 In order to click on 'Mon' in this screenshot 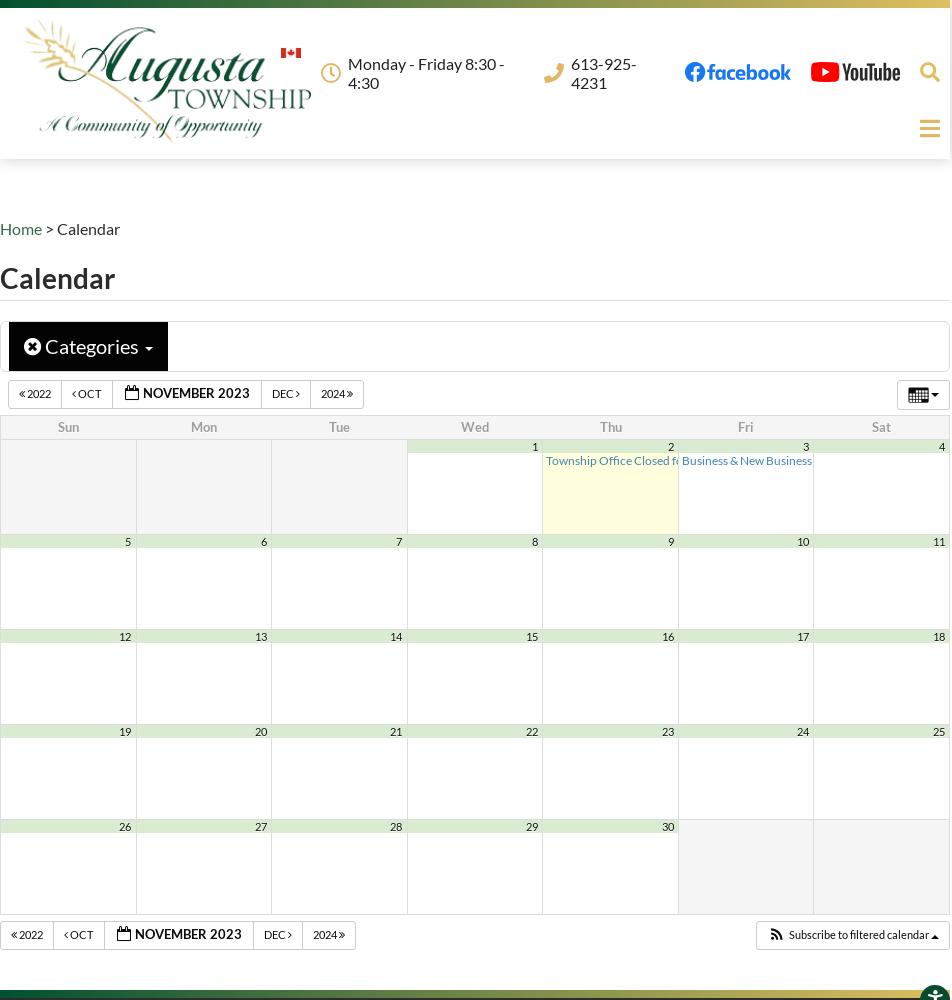, I will do `click(202, 427)`.